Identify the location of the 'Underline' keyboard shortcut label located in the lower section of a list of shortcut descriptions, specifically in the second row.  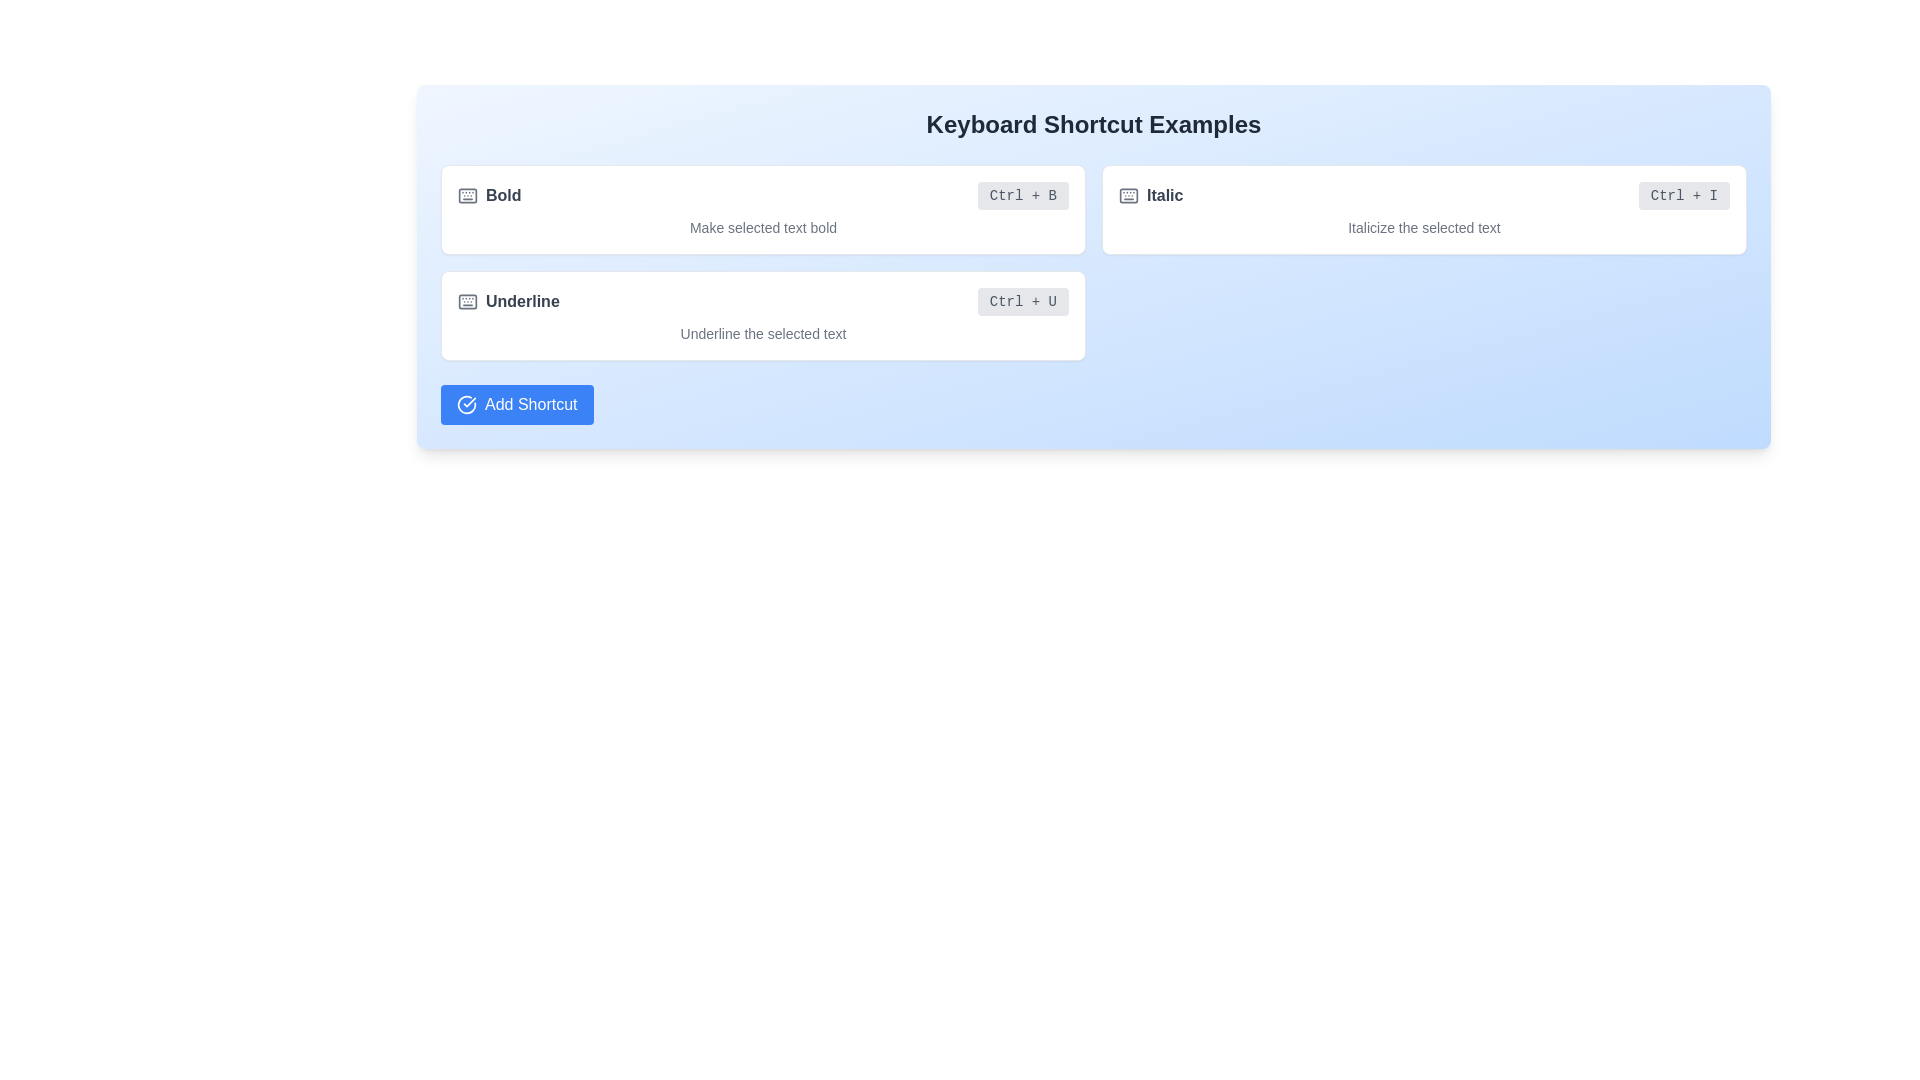
(522, 301).